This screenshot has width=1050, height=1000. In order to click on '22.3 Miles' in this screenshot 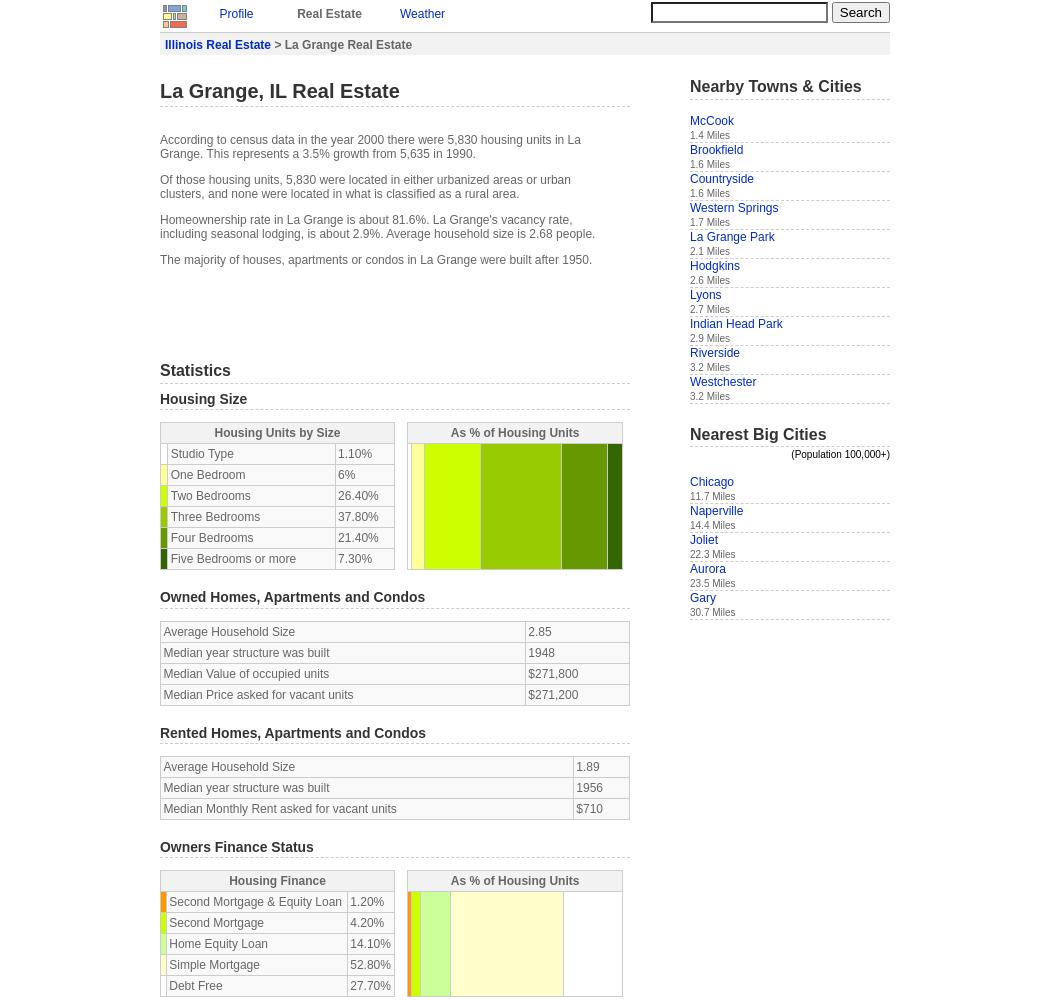, I will do `click(689, 554)`.